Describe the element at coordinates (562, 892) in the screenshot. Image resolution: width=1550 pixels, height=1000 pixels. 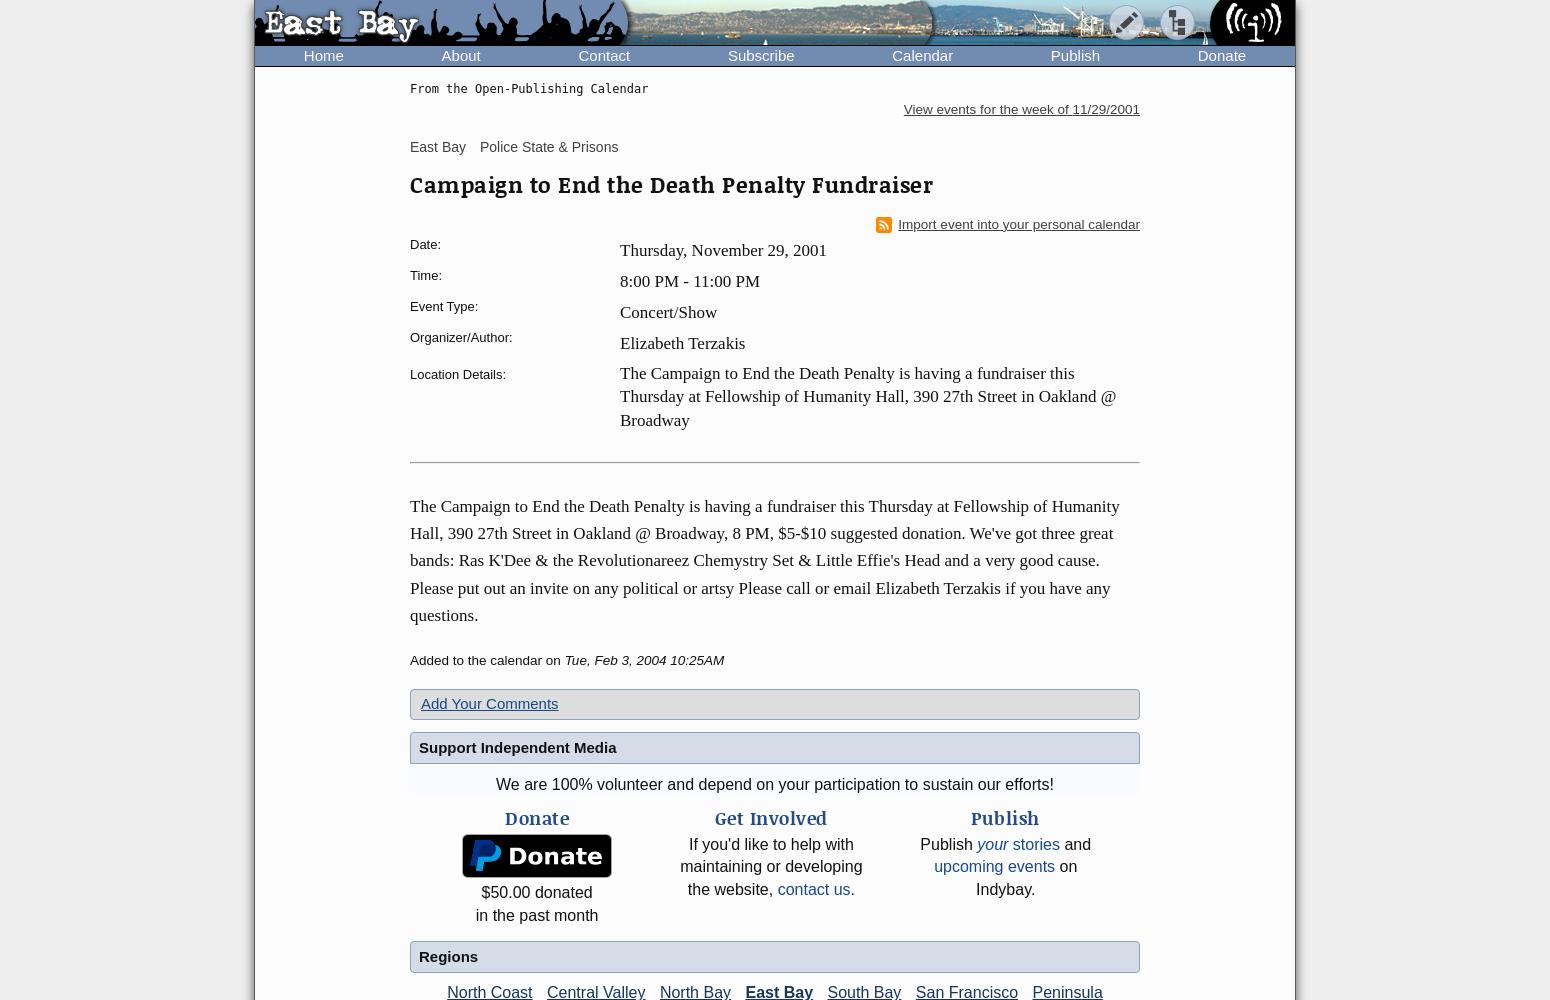
I see `'donated'` at that location.